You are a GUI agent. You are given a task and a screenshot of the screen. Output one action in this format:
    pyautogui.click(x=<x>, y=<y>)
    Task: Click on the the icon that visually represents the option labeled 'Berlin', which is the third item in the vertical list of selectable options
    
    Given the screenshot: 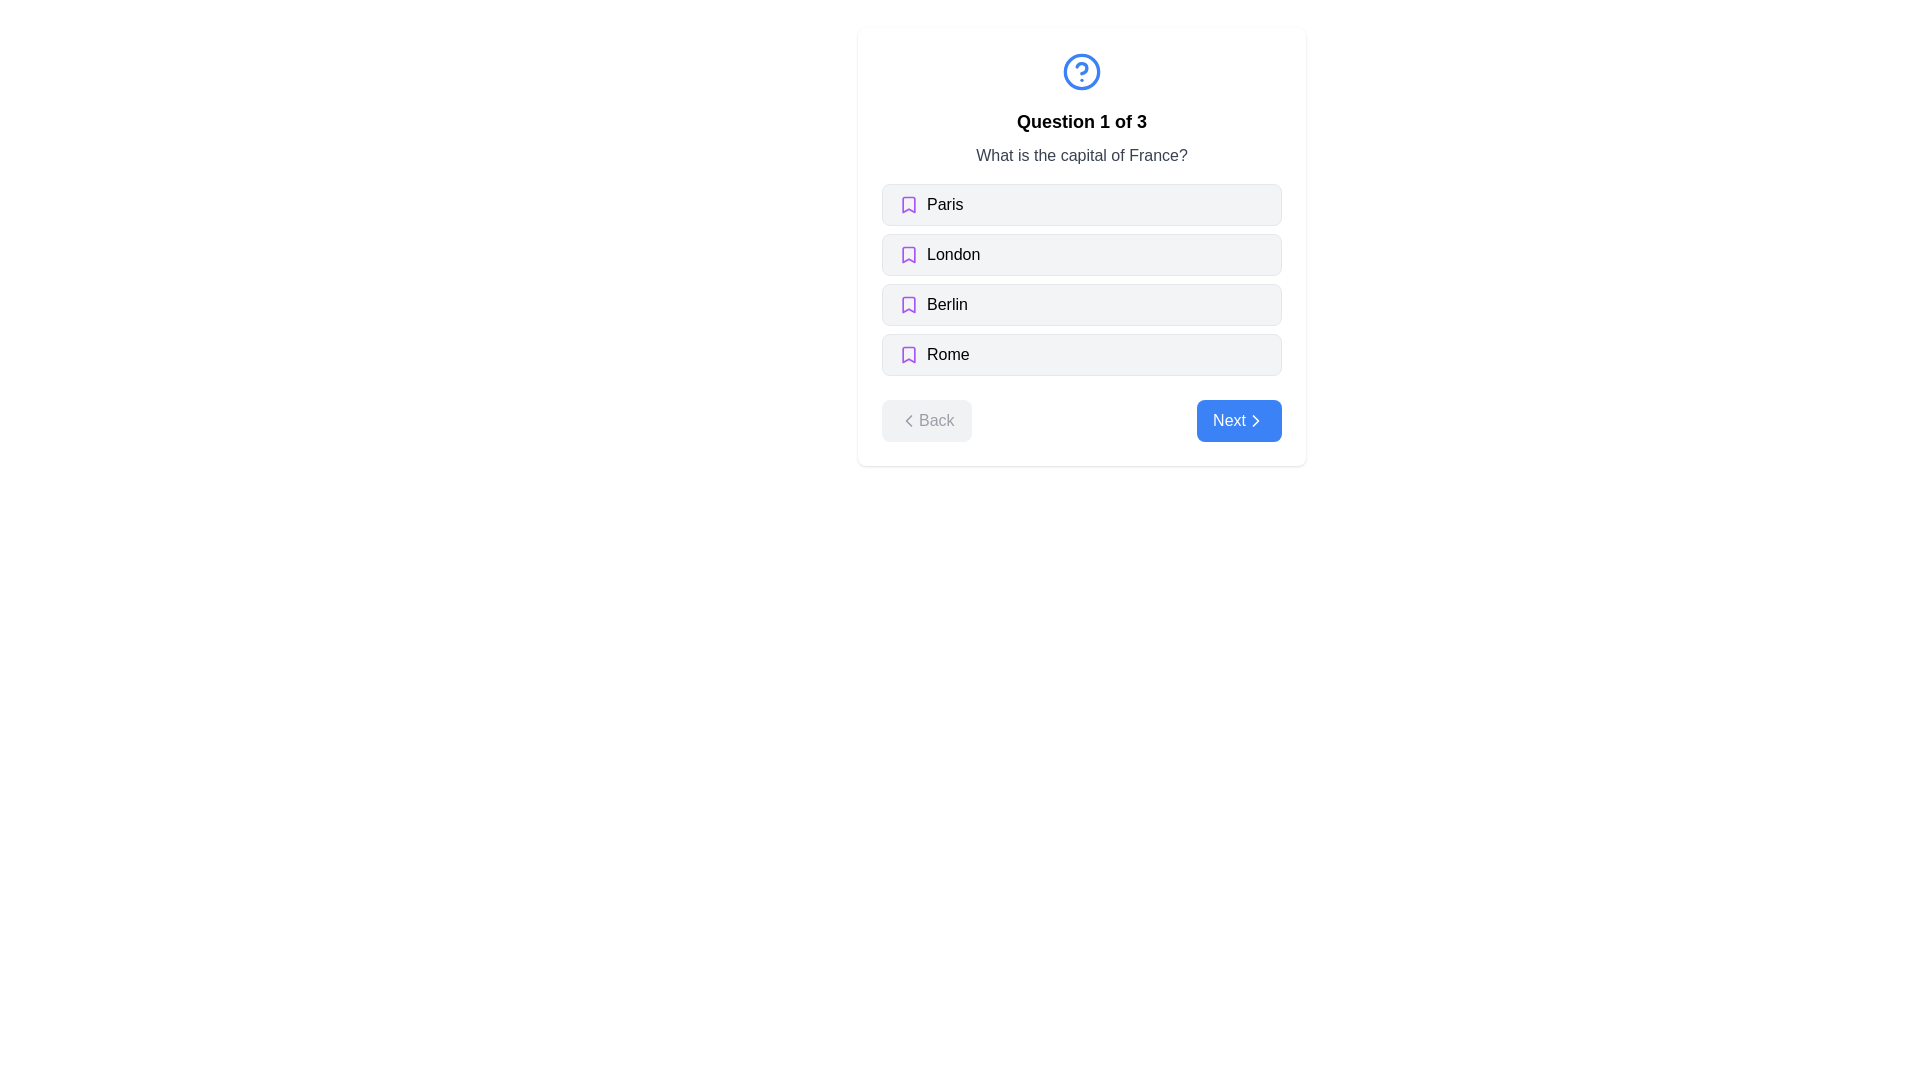 What is the action you would take?
    pyautogui.click(x=907, y=304)
    